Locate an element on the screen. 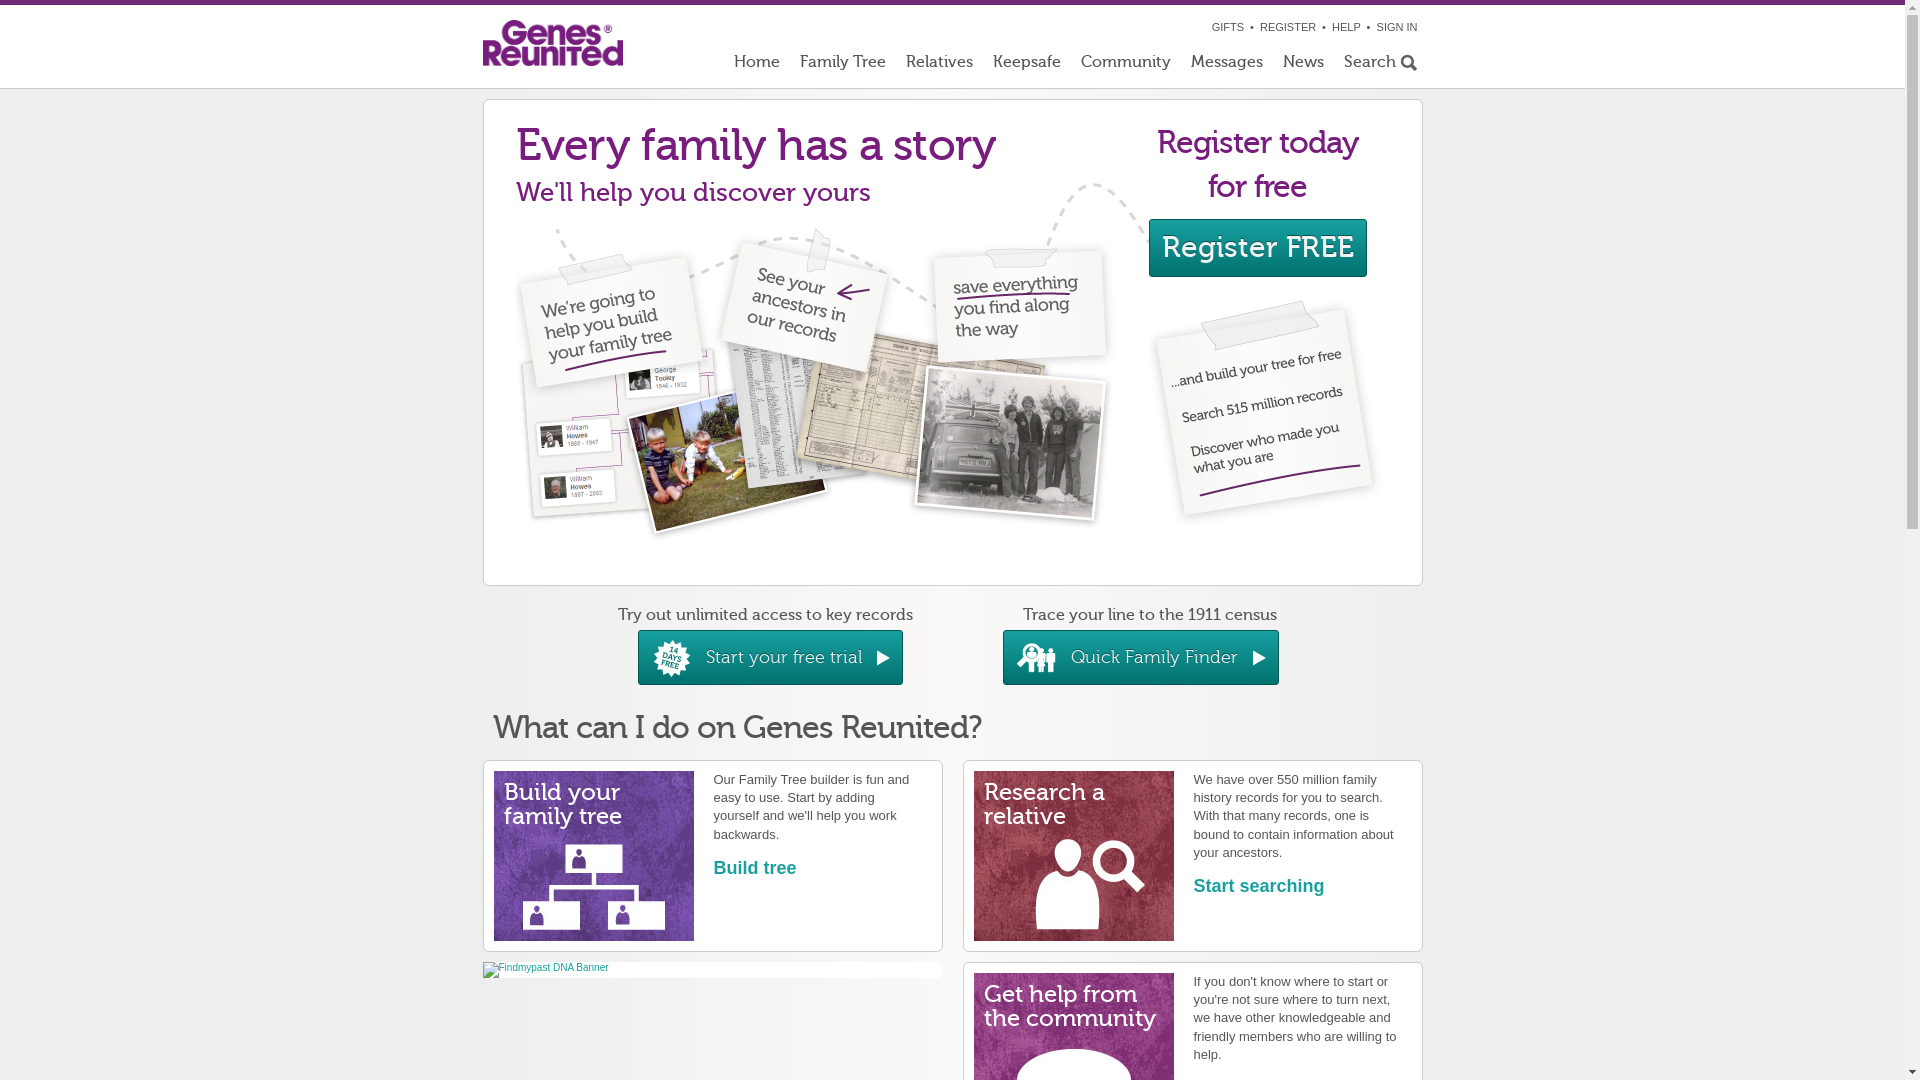 The image size is (1920, 1080). 'Start searching' is located at coordinates (1258, 885).